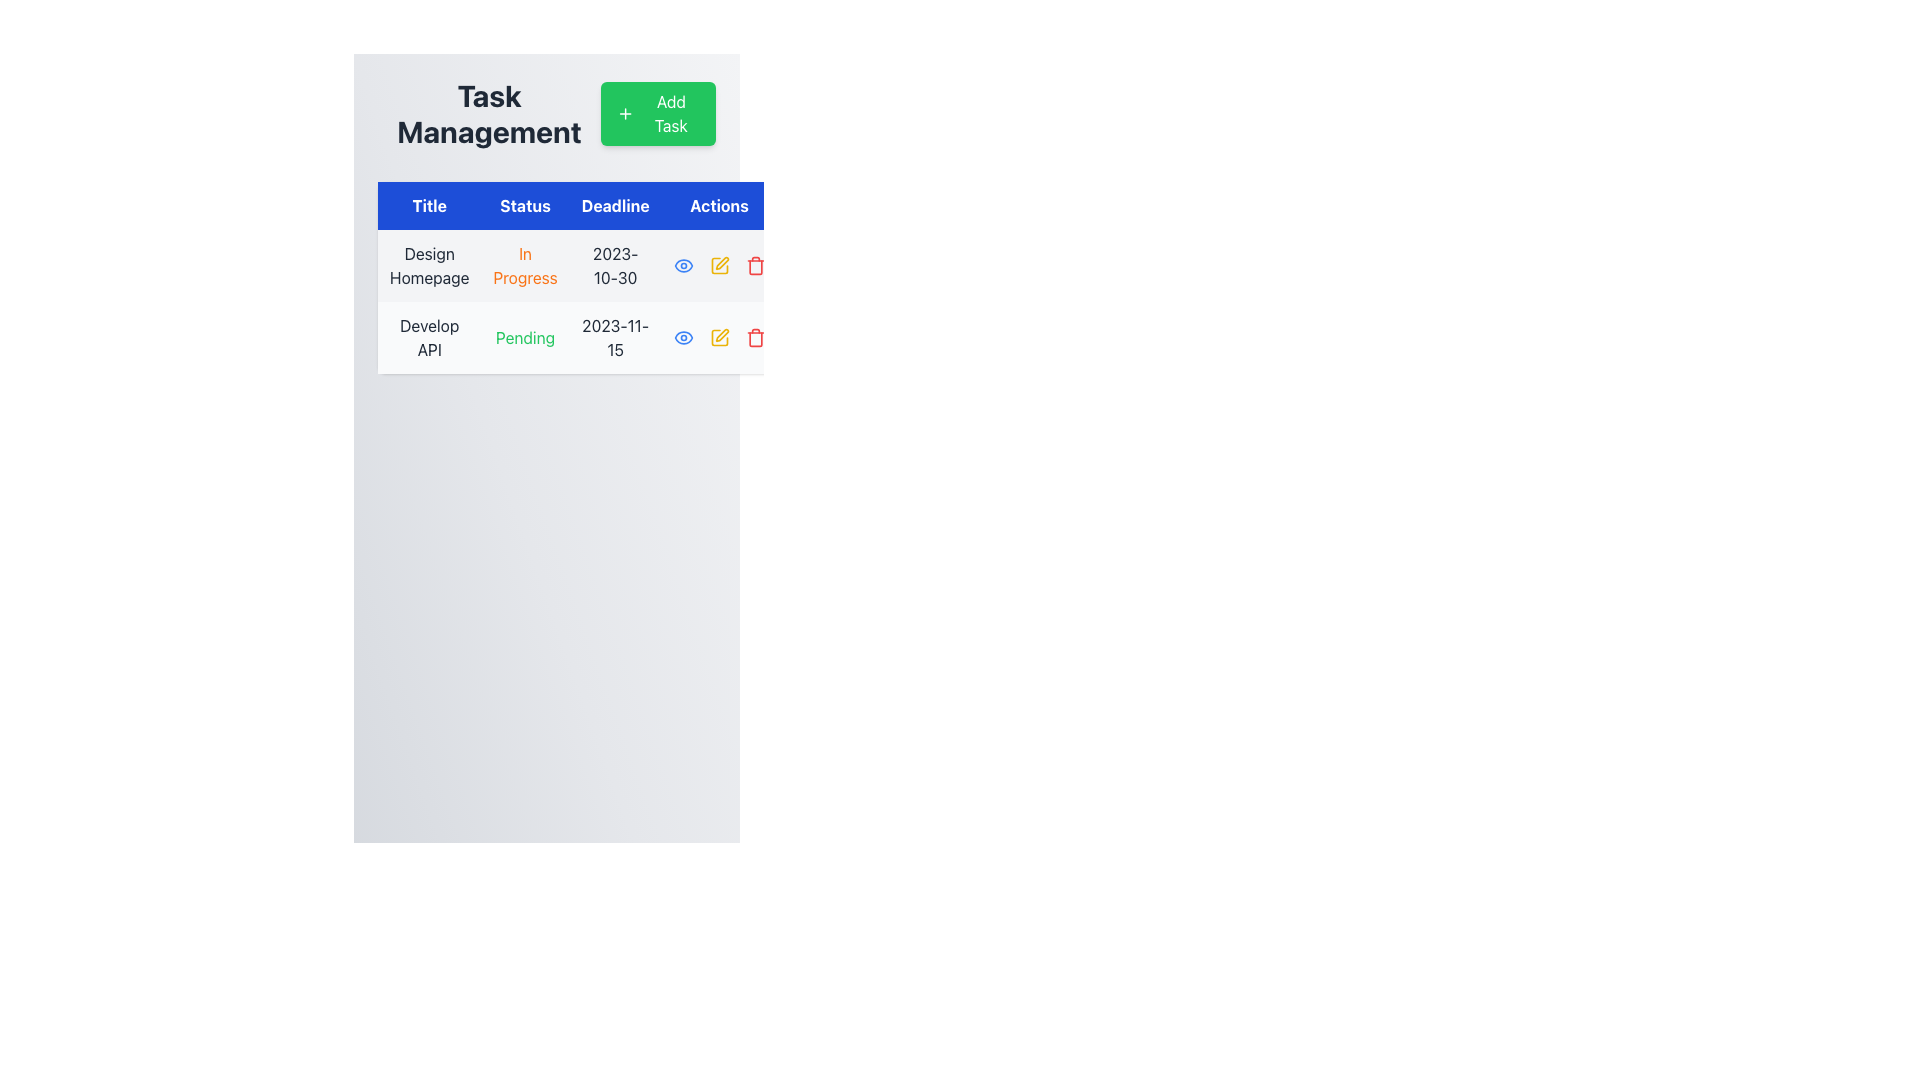 This screenshot has width=1920, height=1080. Describe the element at coordinates (525, 265) in the screenshot. I see `the static text label indicating the current status of the task titled 'Design Homepage', which shows 'In Progress'` at that location.